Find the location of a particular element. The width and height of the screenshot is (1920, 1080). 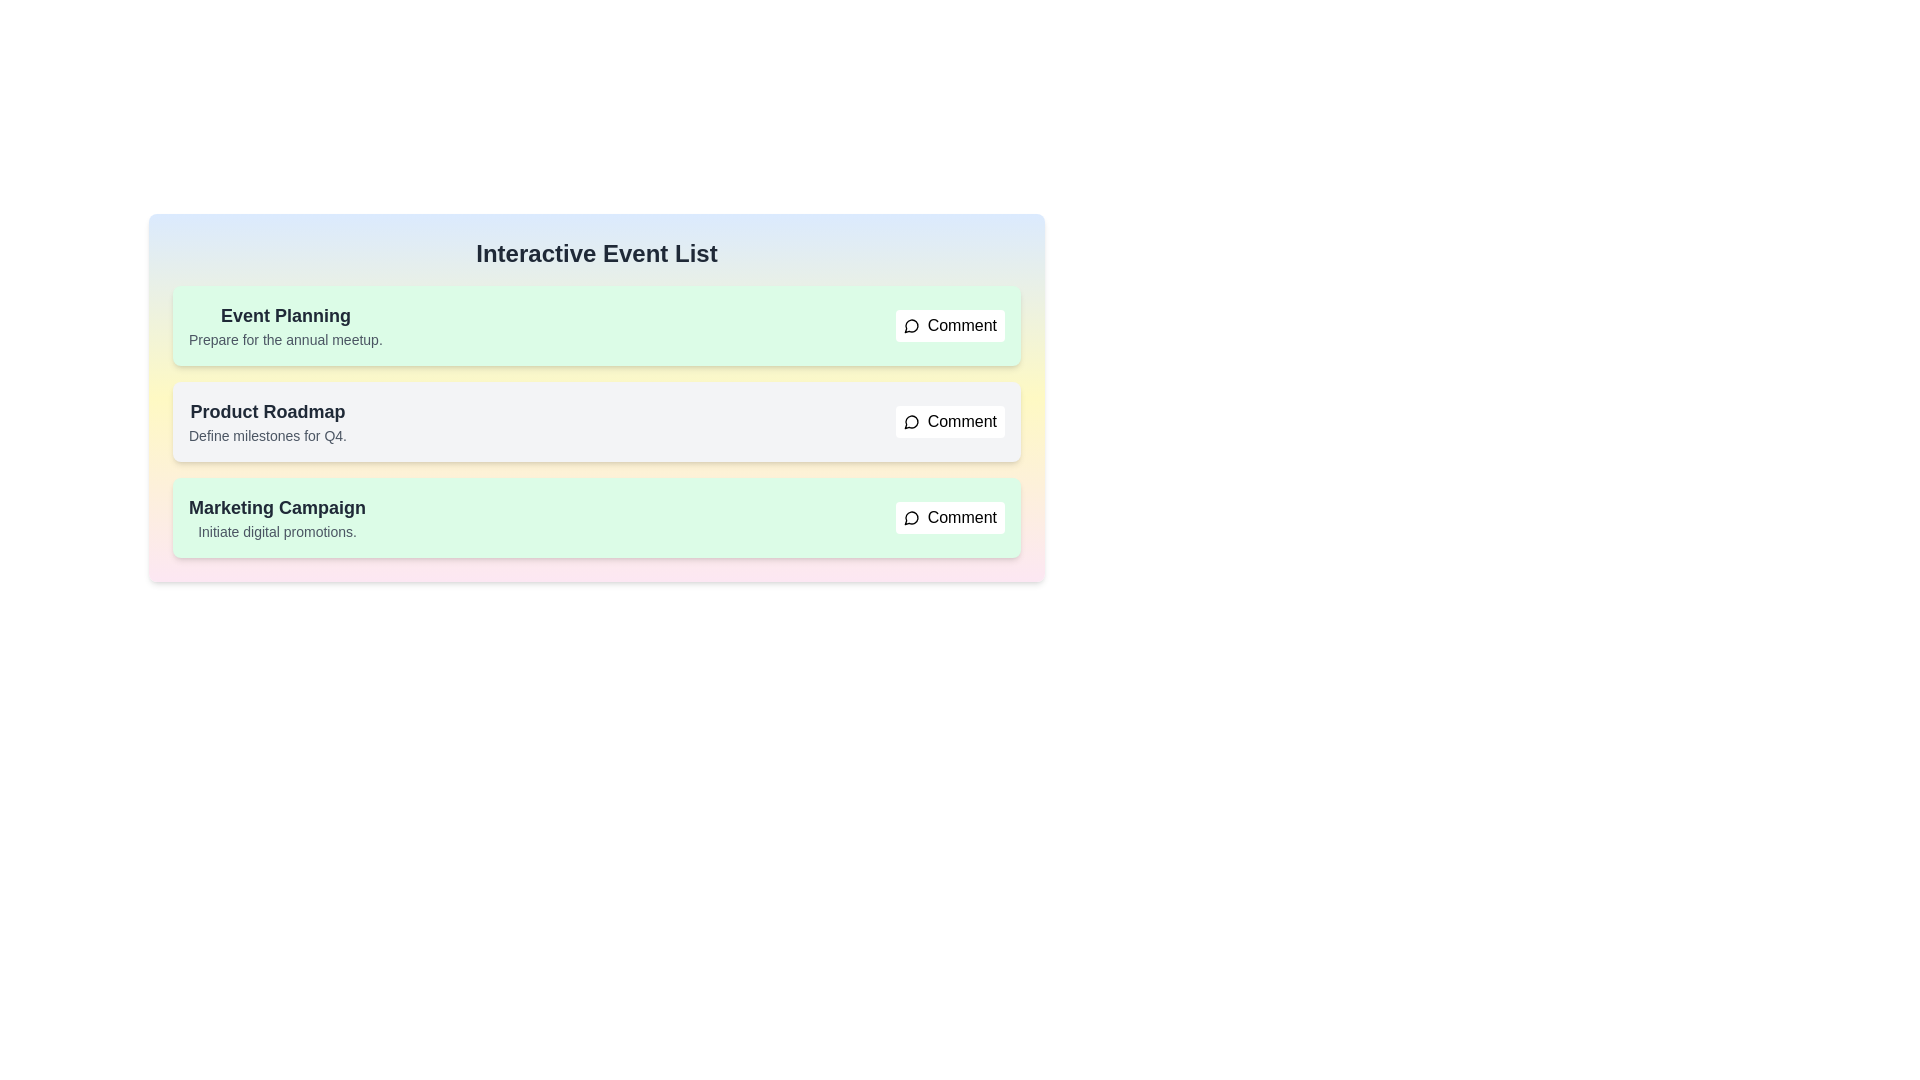

comment button for the item with title Product Roadmap is located at coordinates (949, 420).